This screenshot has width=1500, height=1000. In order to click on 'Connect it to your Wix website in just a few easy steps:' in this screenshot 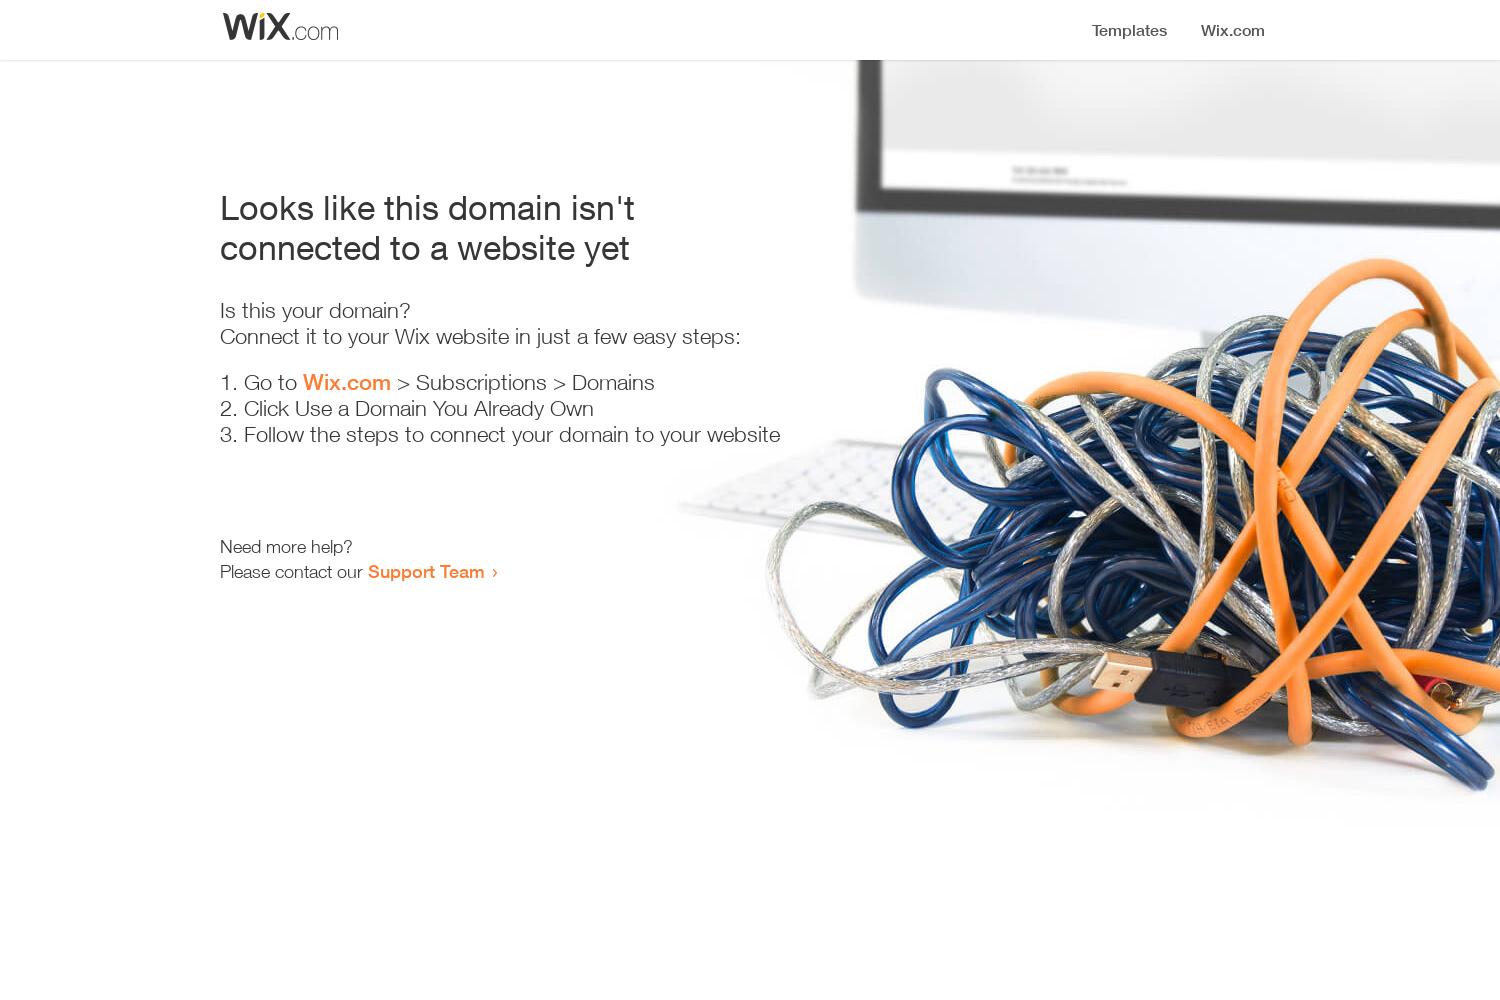, I will do `click(479, 335)`.